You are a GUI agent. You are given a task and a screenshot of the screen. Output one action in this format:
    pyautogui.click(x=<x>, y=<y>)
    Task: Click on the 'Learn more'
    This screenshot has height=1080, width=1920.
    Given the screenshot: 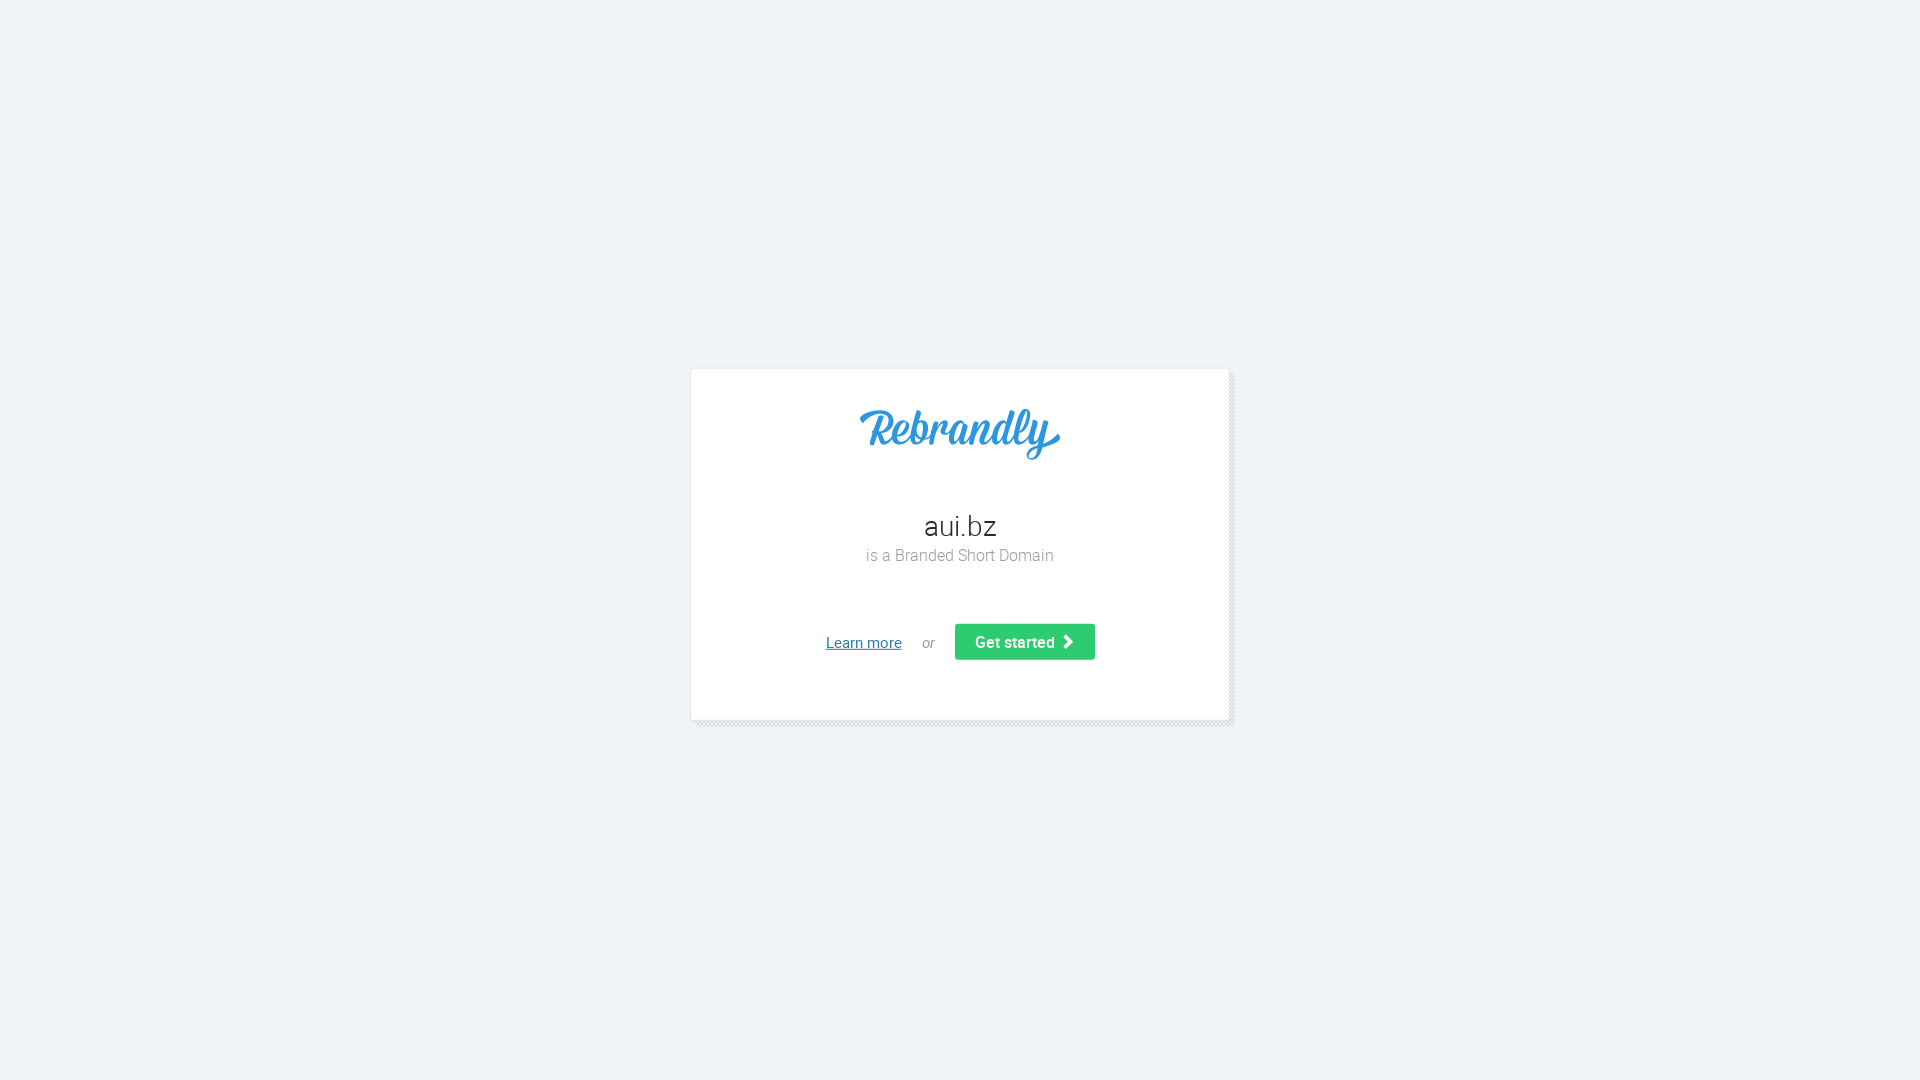 What is the action you would take?
    pyautogui.click(x=864, y=641)
    